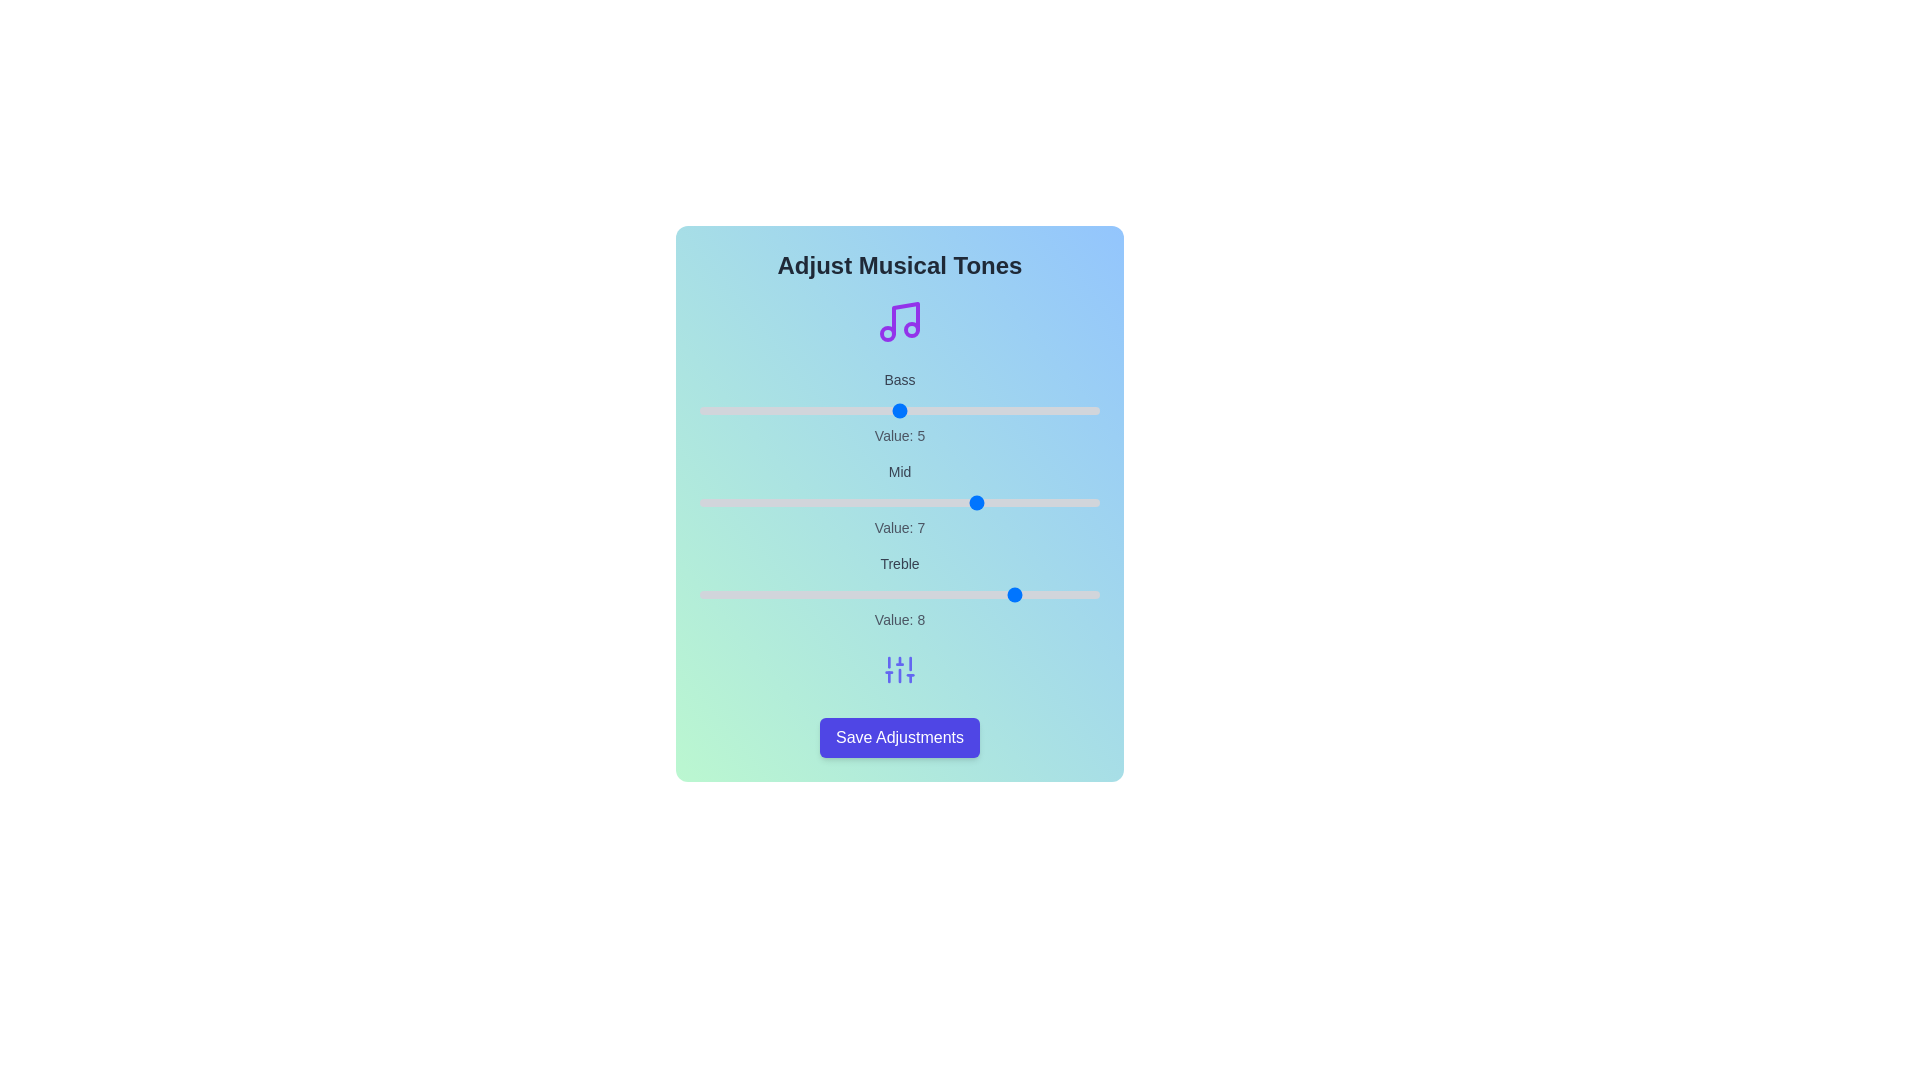 The width and height of the screenshot is (1920, 1080). Describe the element at coordinates (898, 737) in the screenshot. I see `the 'Save Adjustments' button to save the current tone settings` at that location.